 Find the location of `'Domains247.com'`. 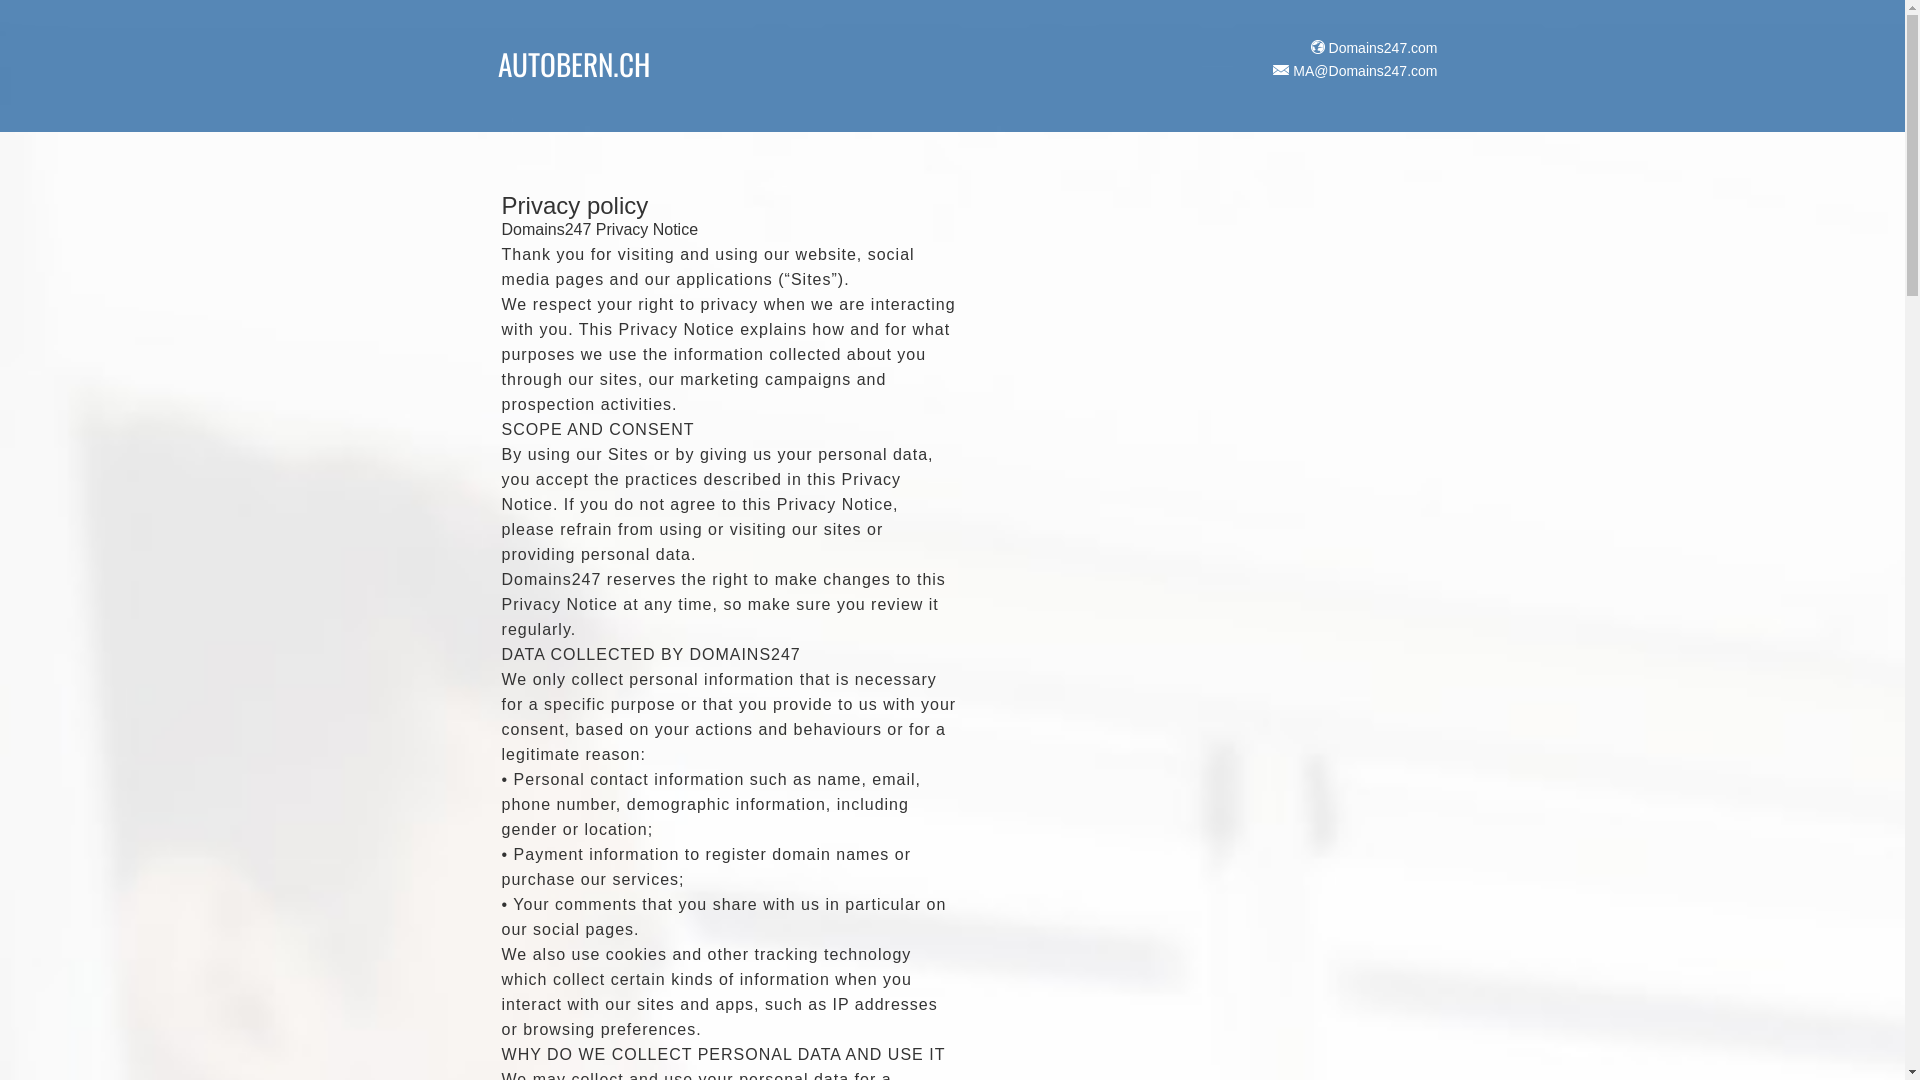

'Domains247.com' is located at coordinates (1371, 46).